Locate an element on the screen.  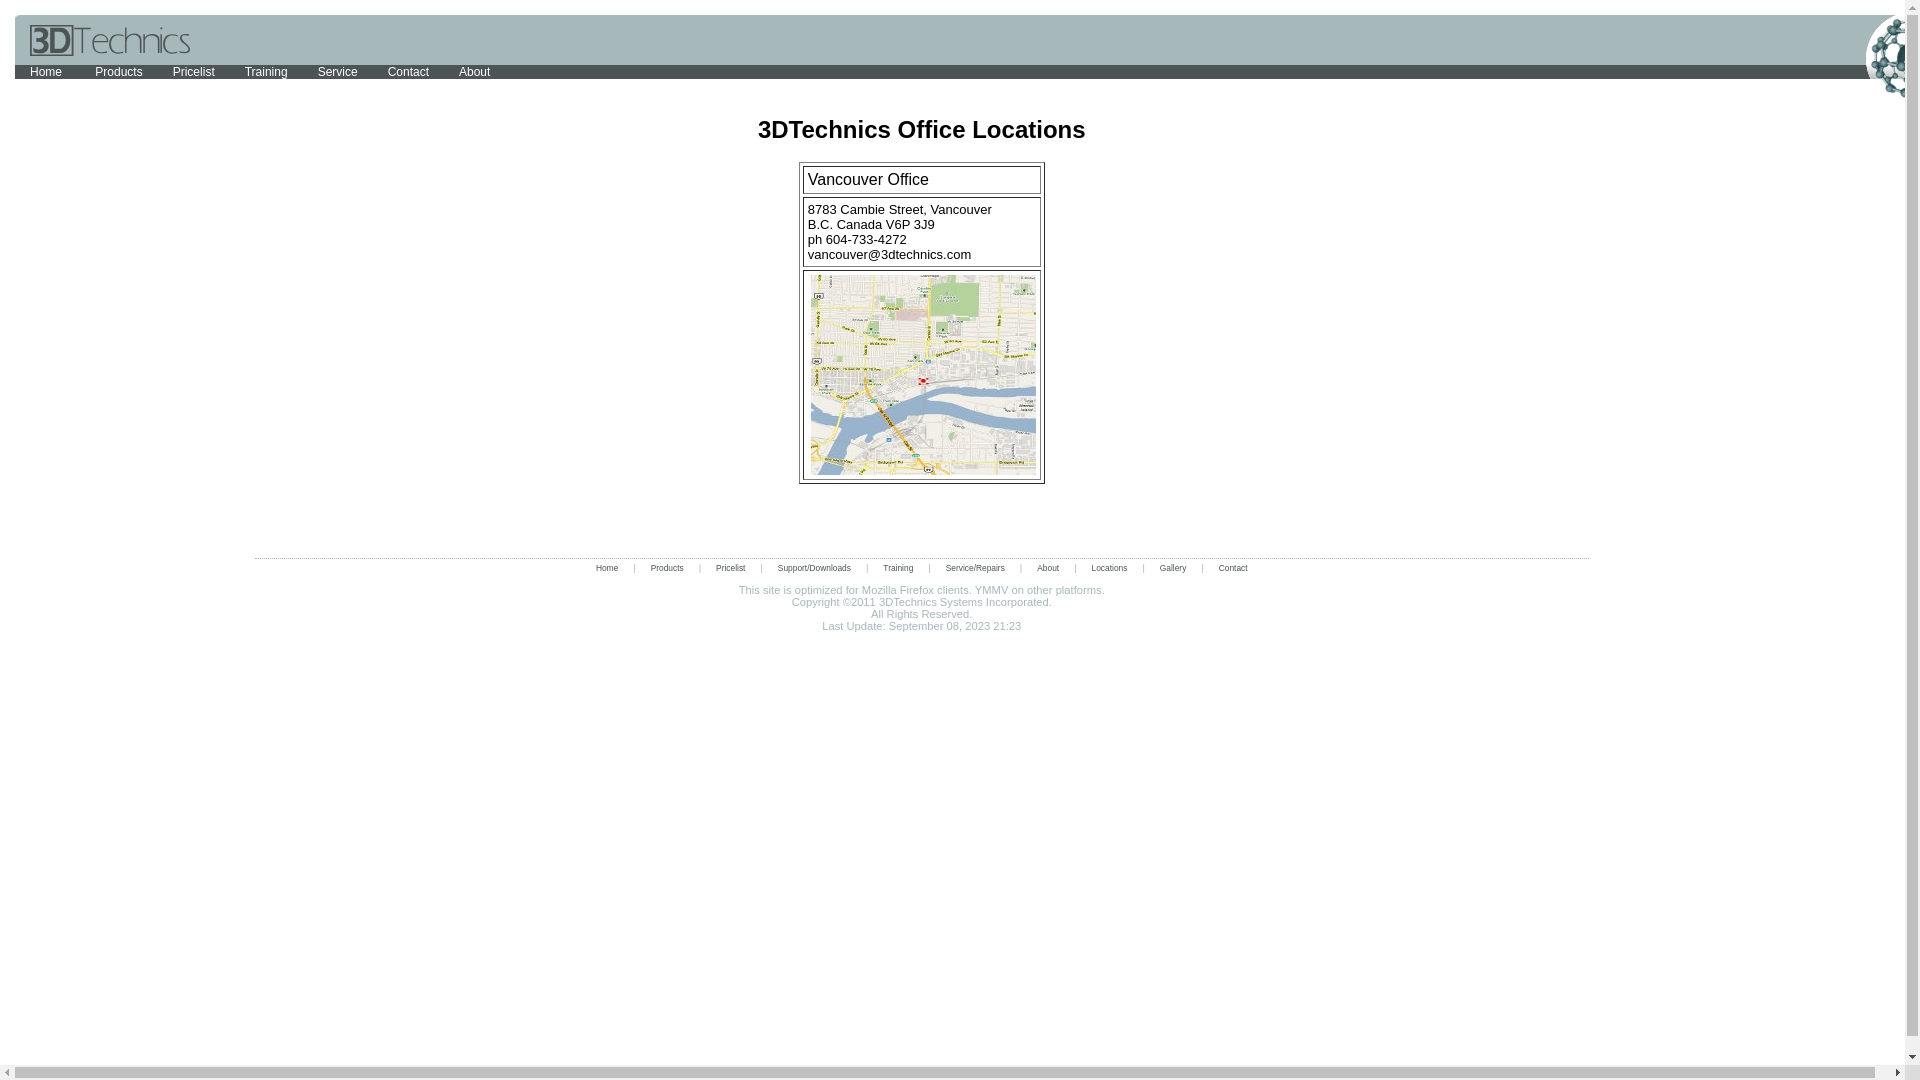
'Home' is located at coordinates (47, 71).